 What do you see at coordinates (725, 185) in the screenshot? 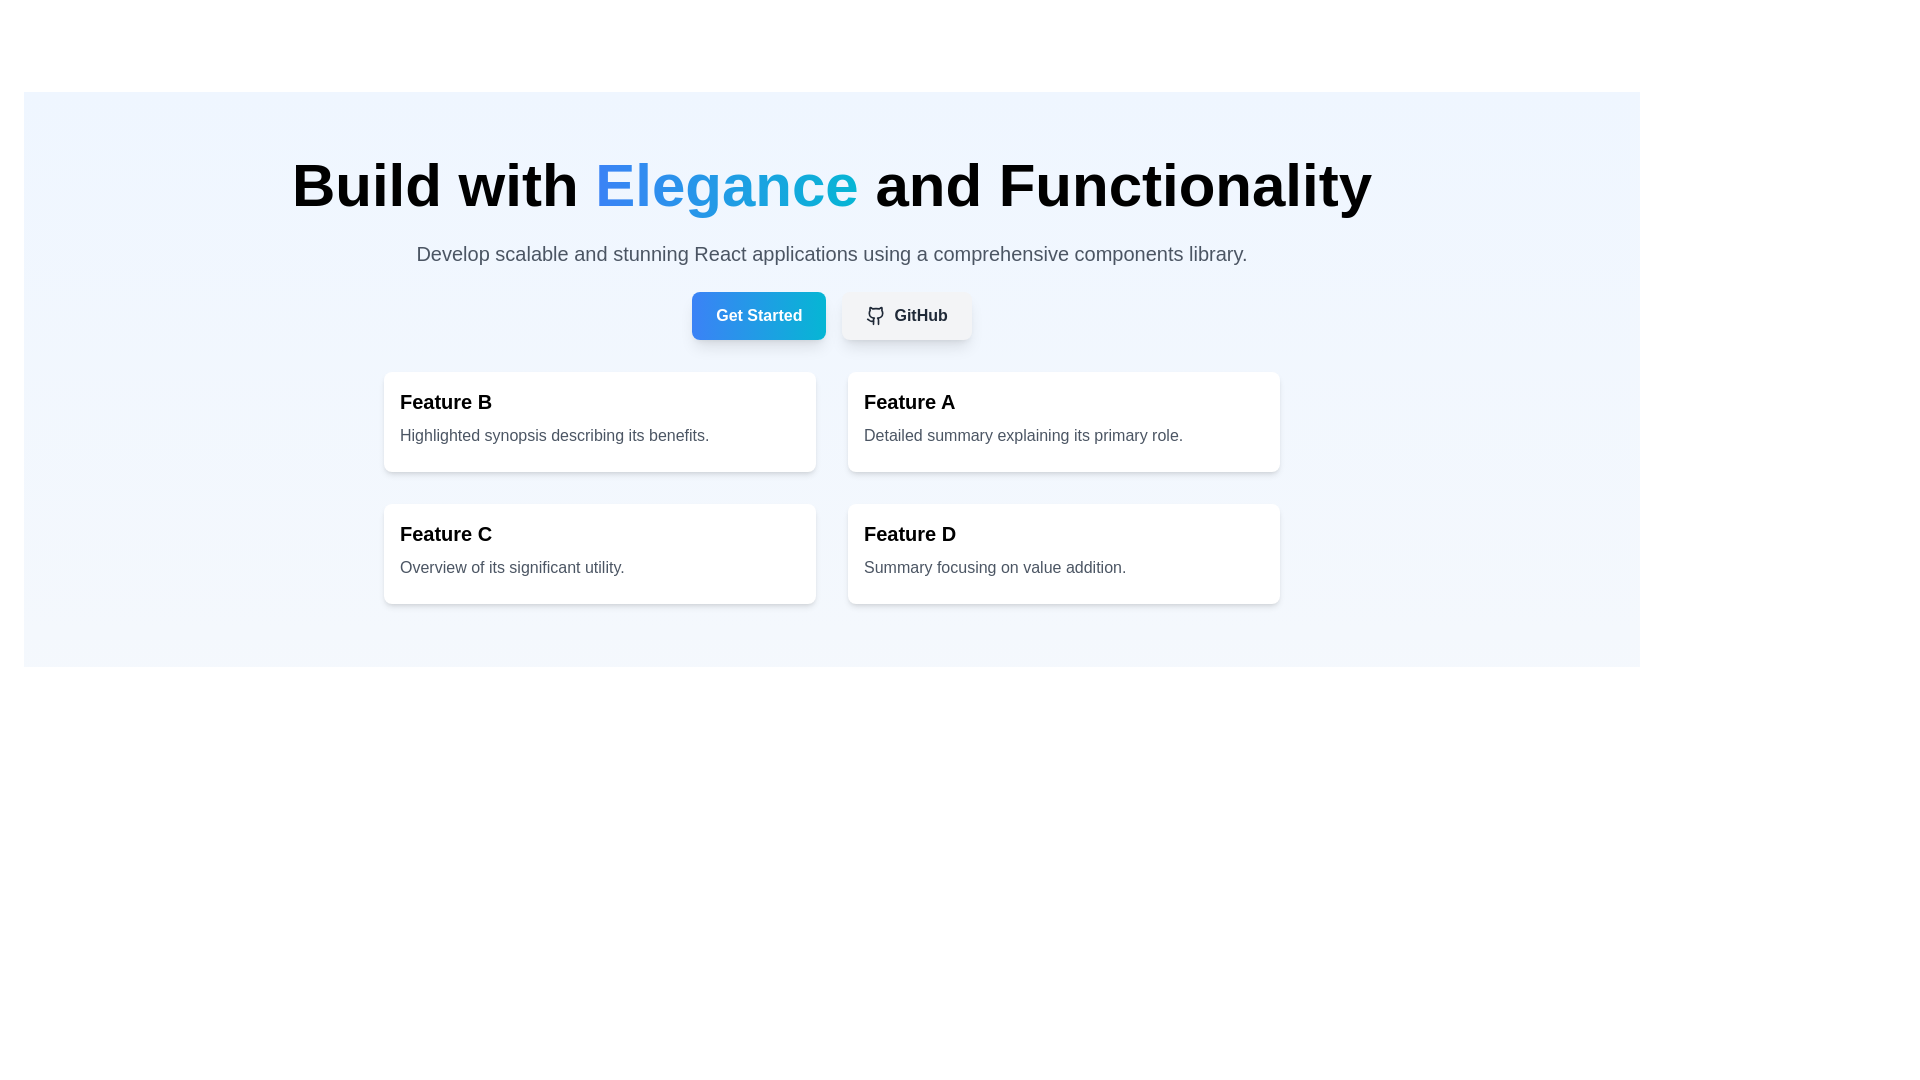
I see `text 'Elegance' which is the second word in the heading 'Build with Elegance and Functionality', located at the center of the upper section of the interface` at bounding box center [725, 185].